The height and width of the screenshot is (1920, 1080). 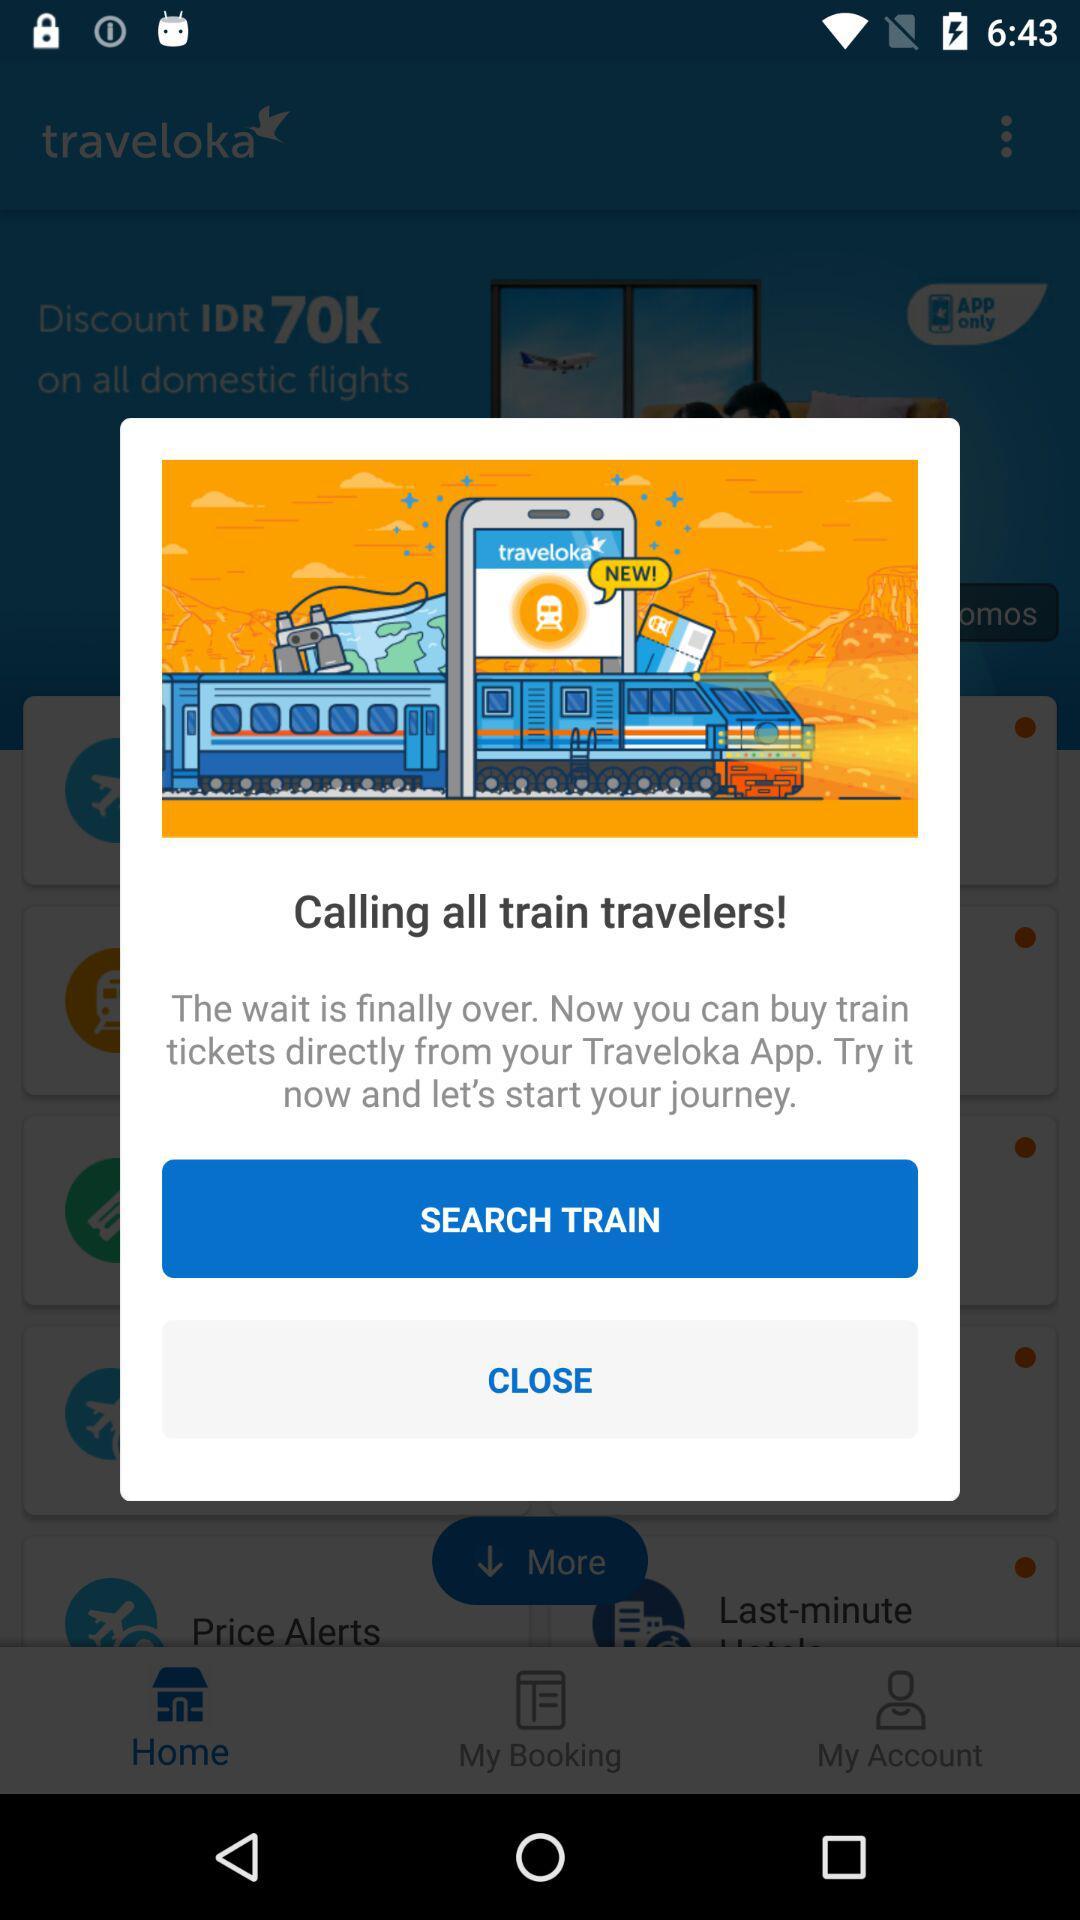 What do you see at coordinates (540, 1378) in the screenshot?
I see `the close icon` at bounding box center [540, 1378].